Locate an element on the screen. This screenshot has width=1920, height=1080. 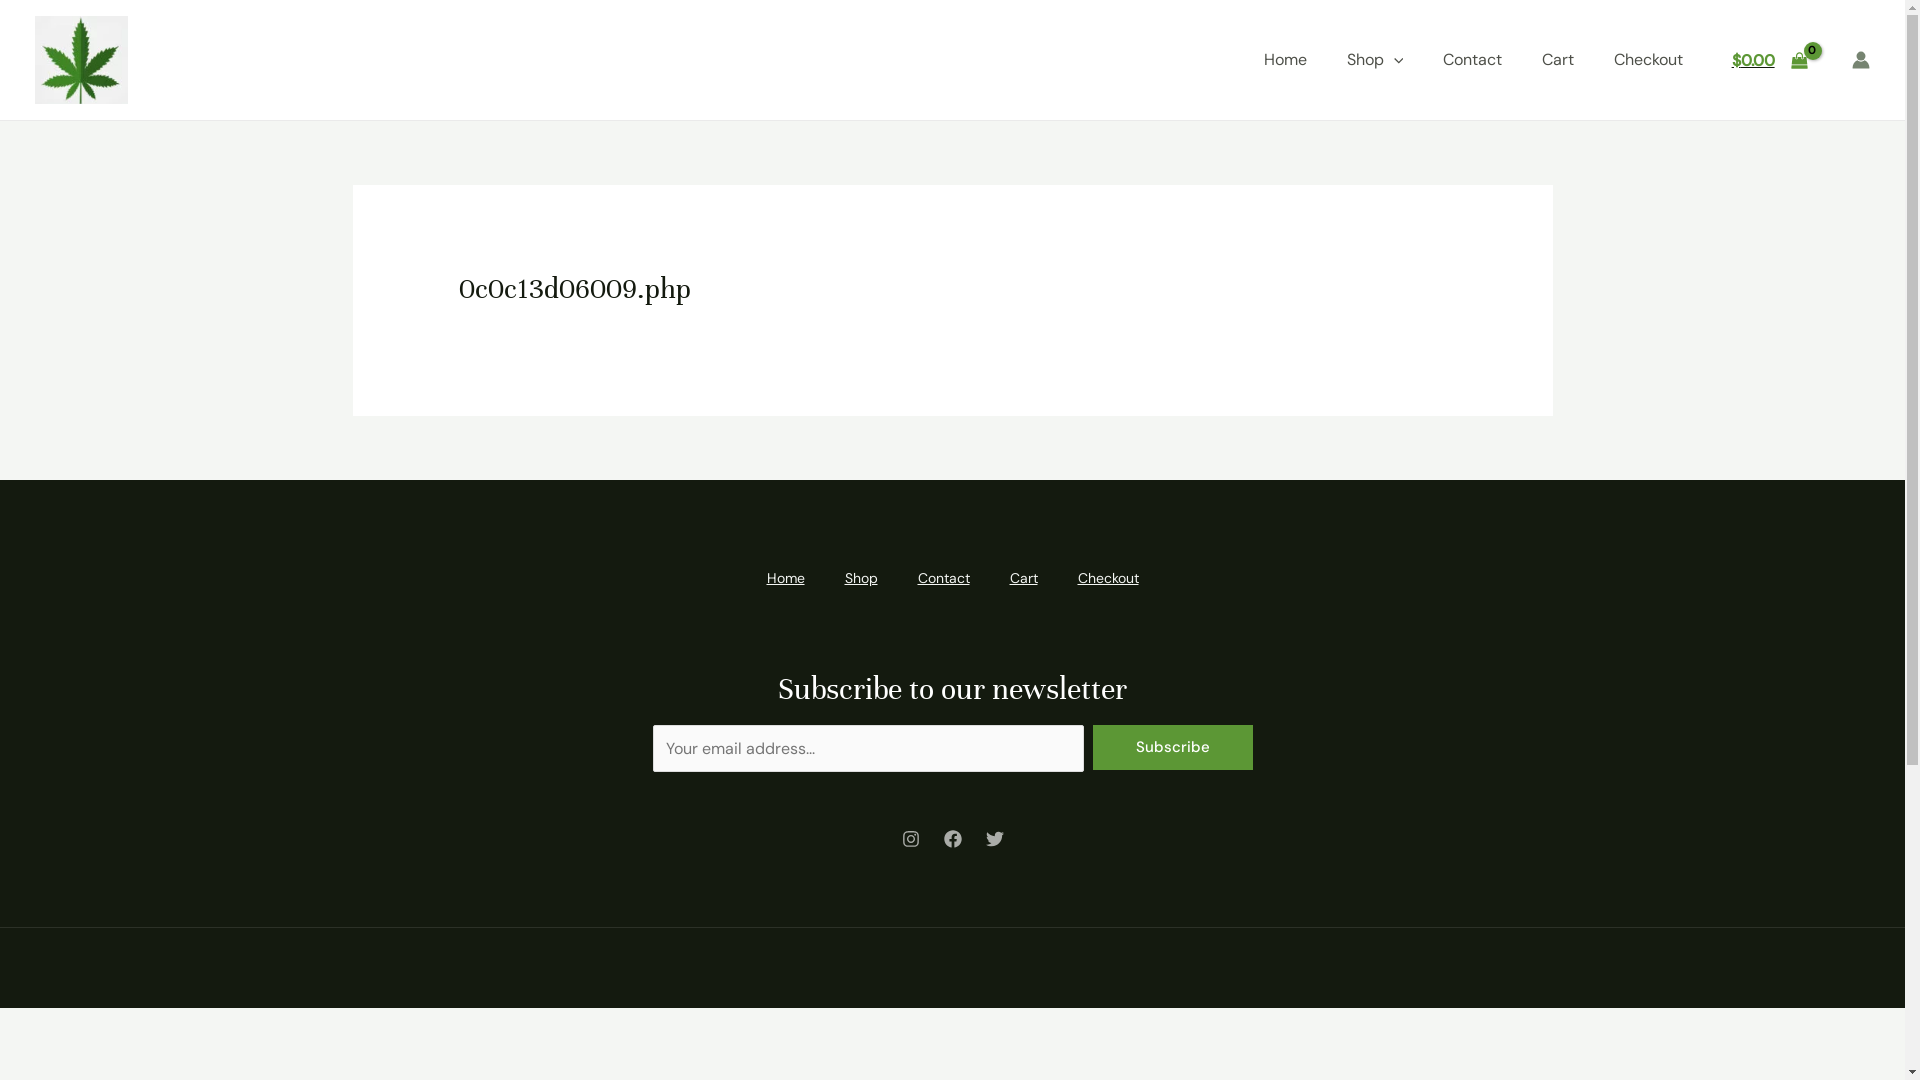
'$0.00' is located at coordinates (1769, 59).